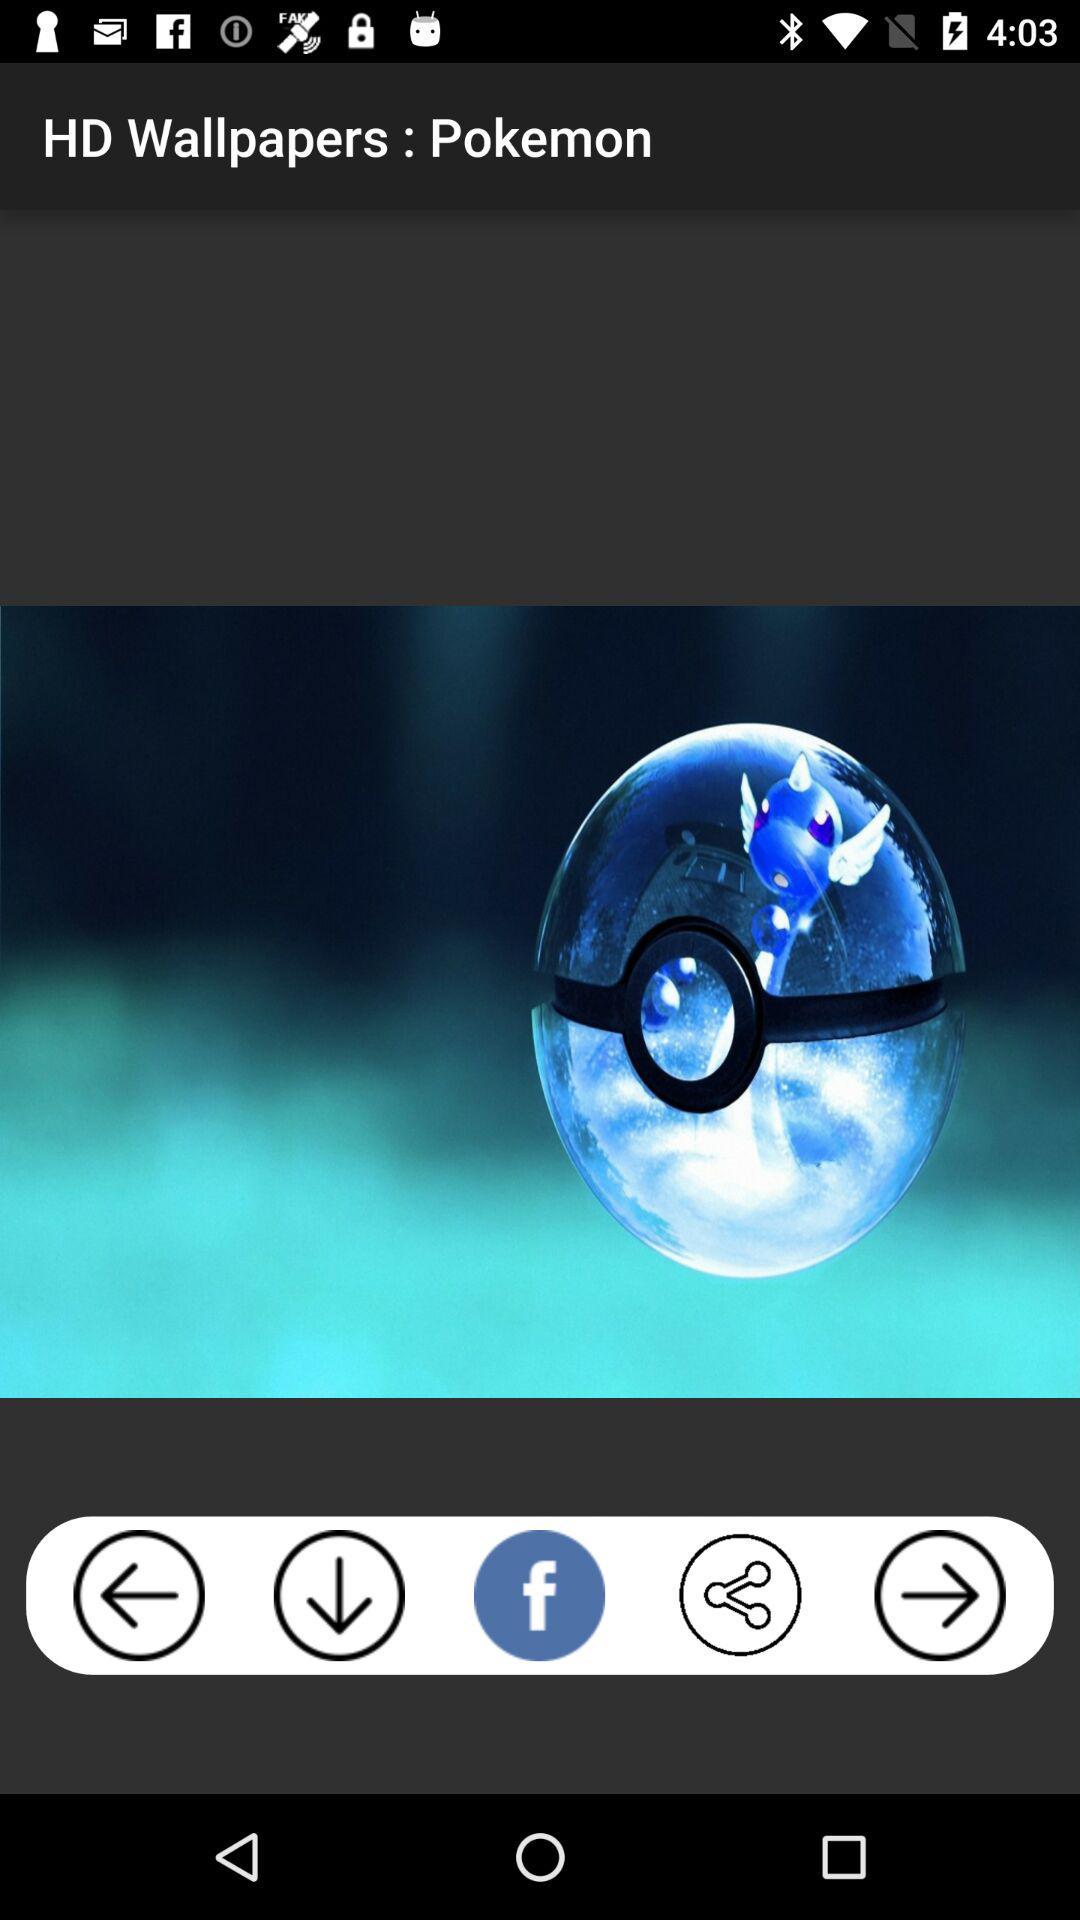 The image size is (1080, 1920). I want to click on the arrow_backward icon, so click(138, 1594).